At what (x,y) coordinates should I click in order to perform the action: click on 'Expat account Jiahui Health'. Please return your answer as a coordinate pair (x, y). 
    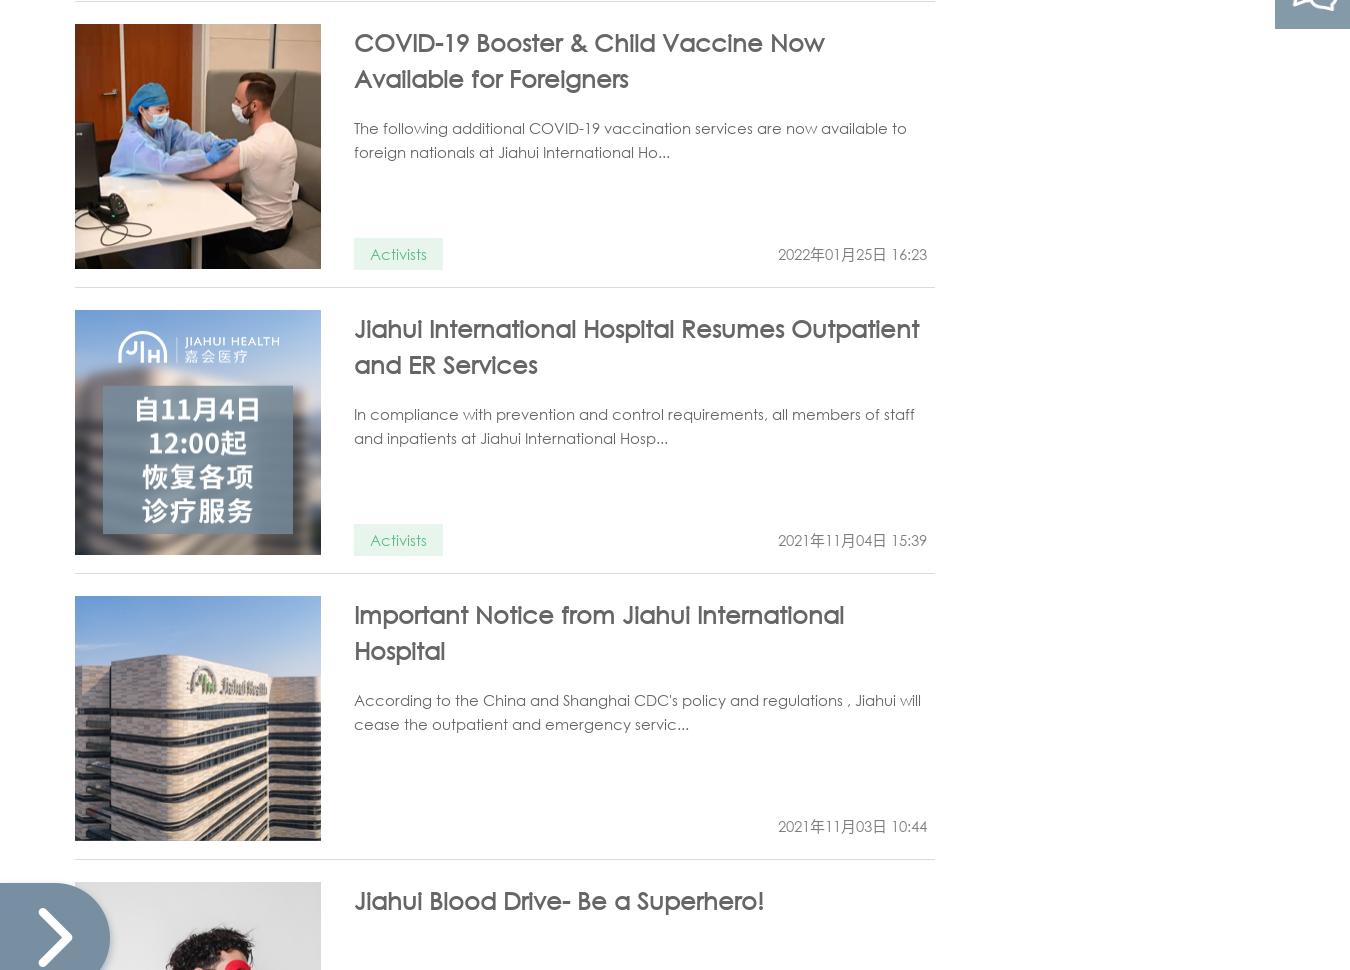
    Looking at the image, I should click on (1208, 120).